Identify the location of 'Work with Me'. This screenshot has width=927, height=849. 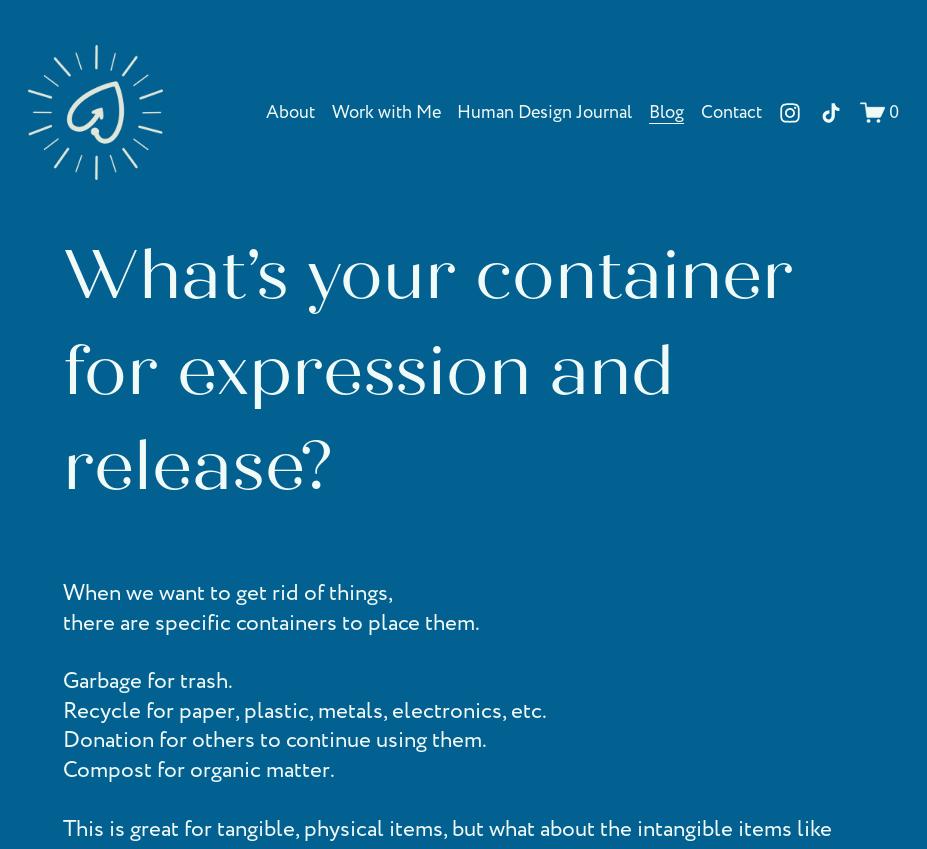
(384, 110).